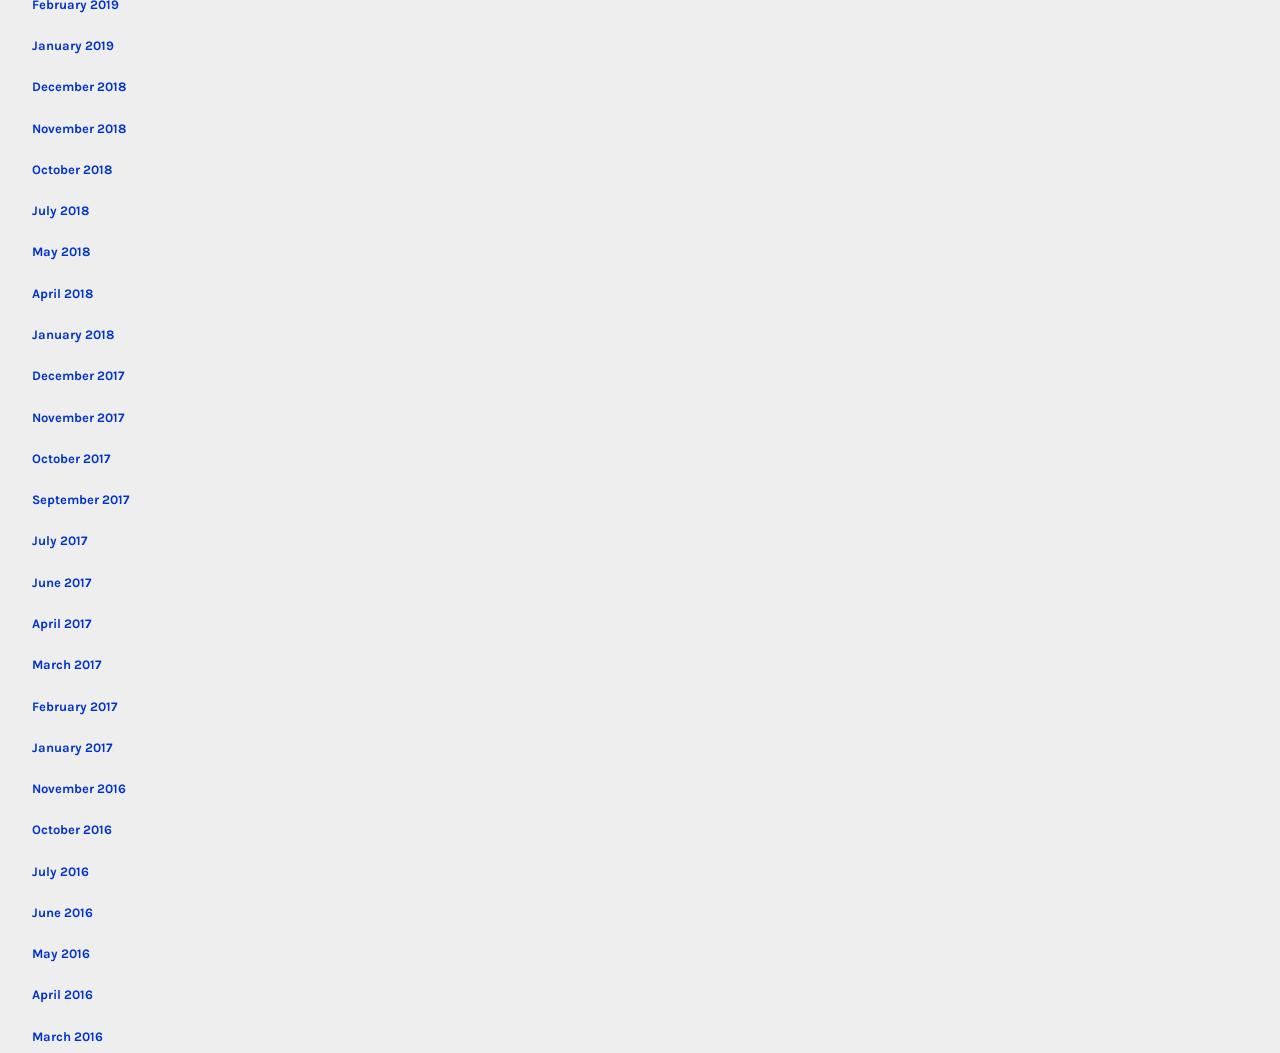  I want to click on 'July 2016', so click(60, 870).